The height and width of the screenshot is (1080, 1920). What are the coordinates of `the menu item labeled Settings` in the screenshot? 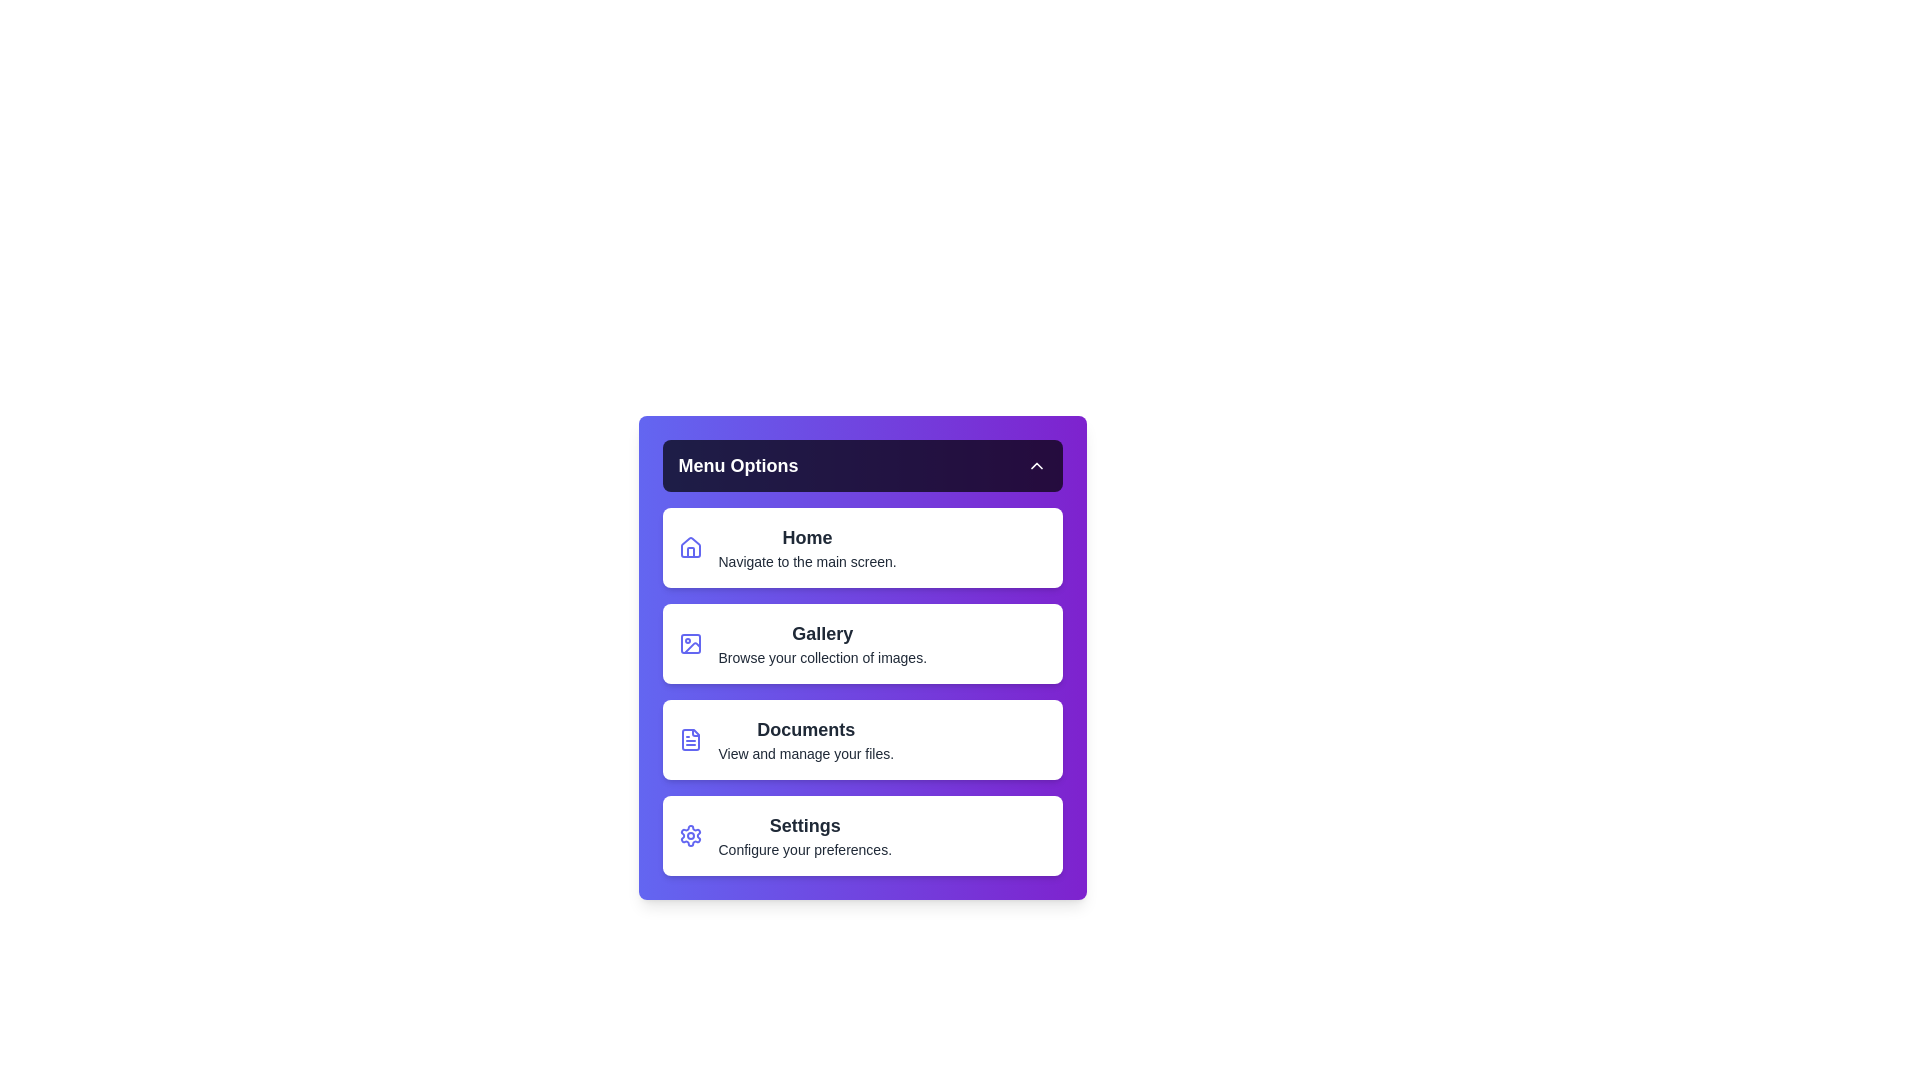 It's located at (862, 836).